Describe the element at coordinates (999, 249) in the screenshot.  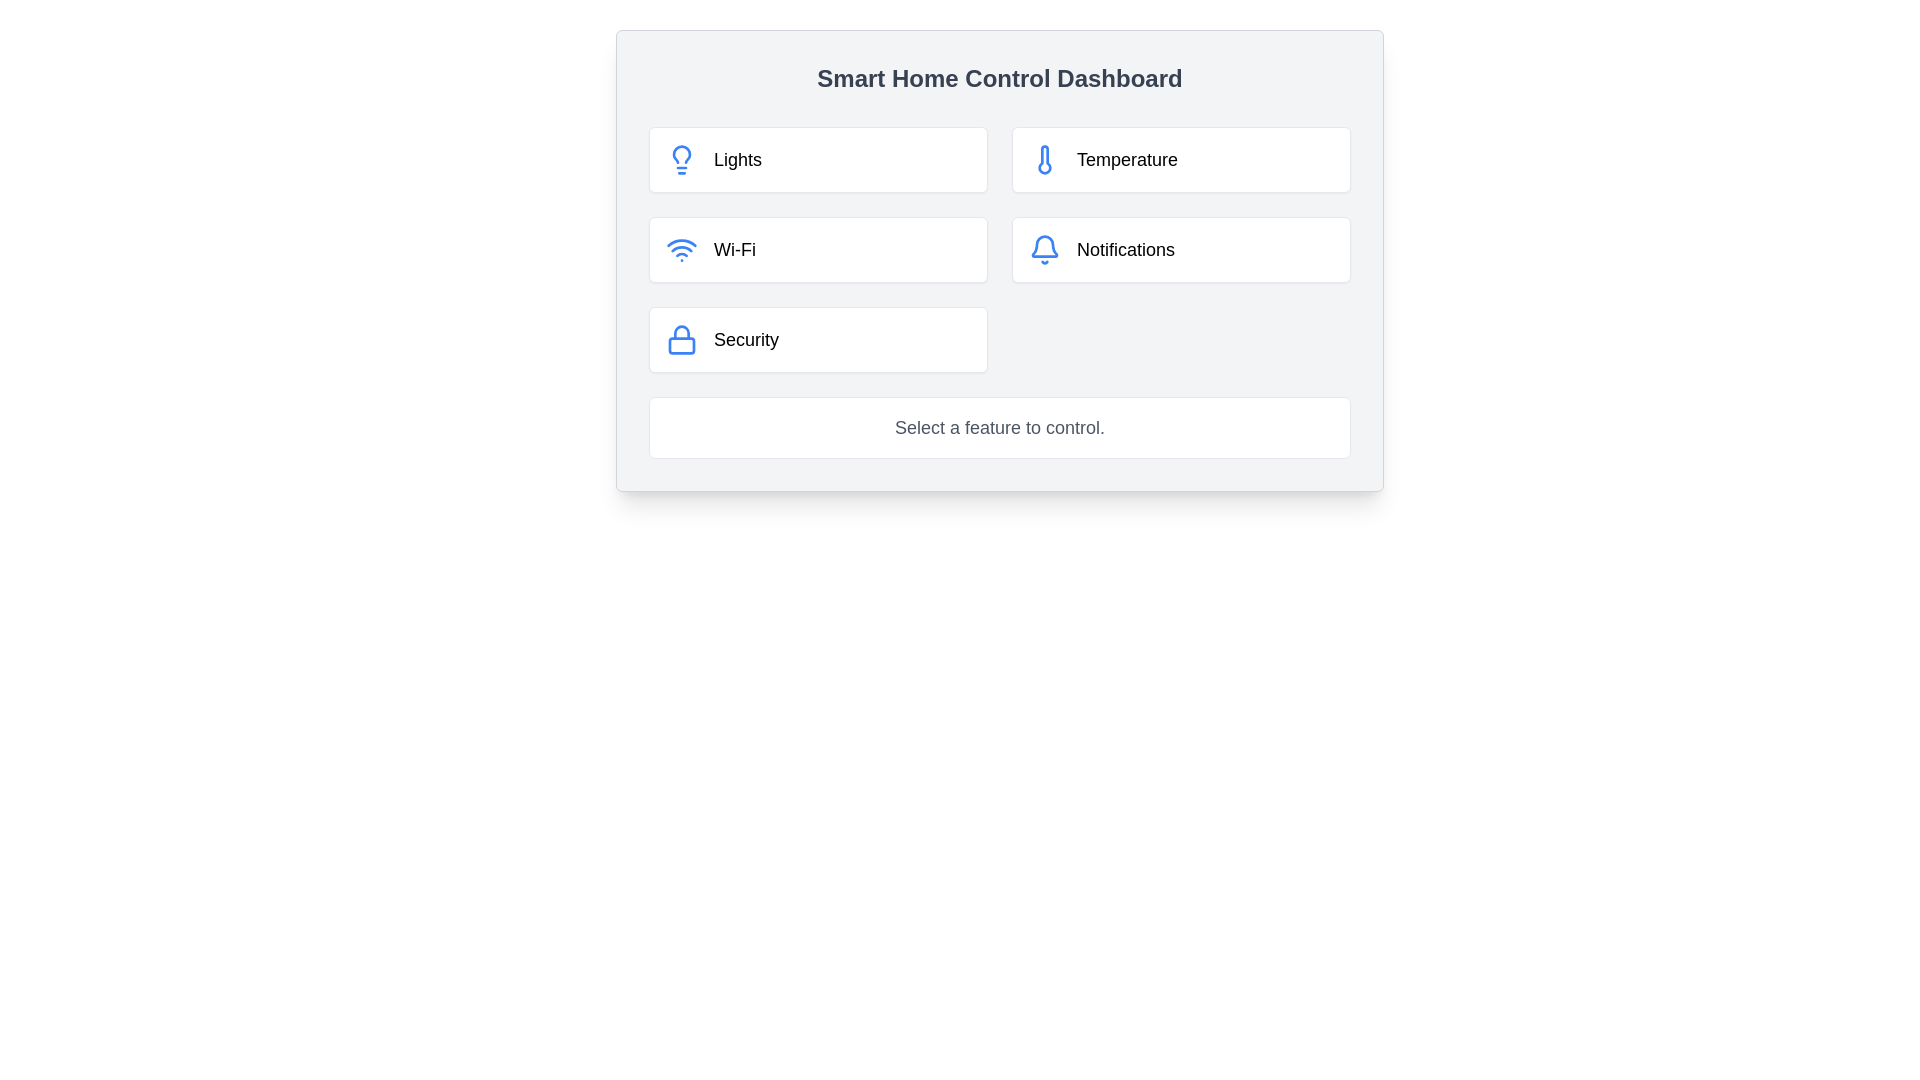
I see `one of the tiles in the Smart Home Control Dashboard grid` at that location.